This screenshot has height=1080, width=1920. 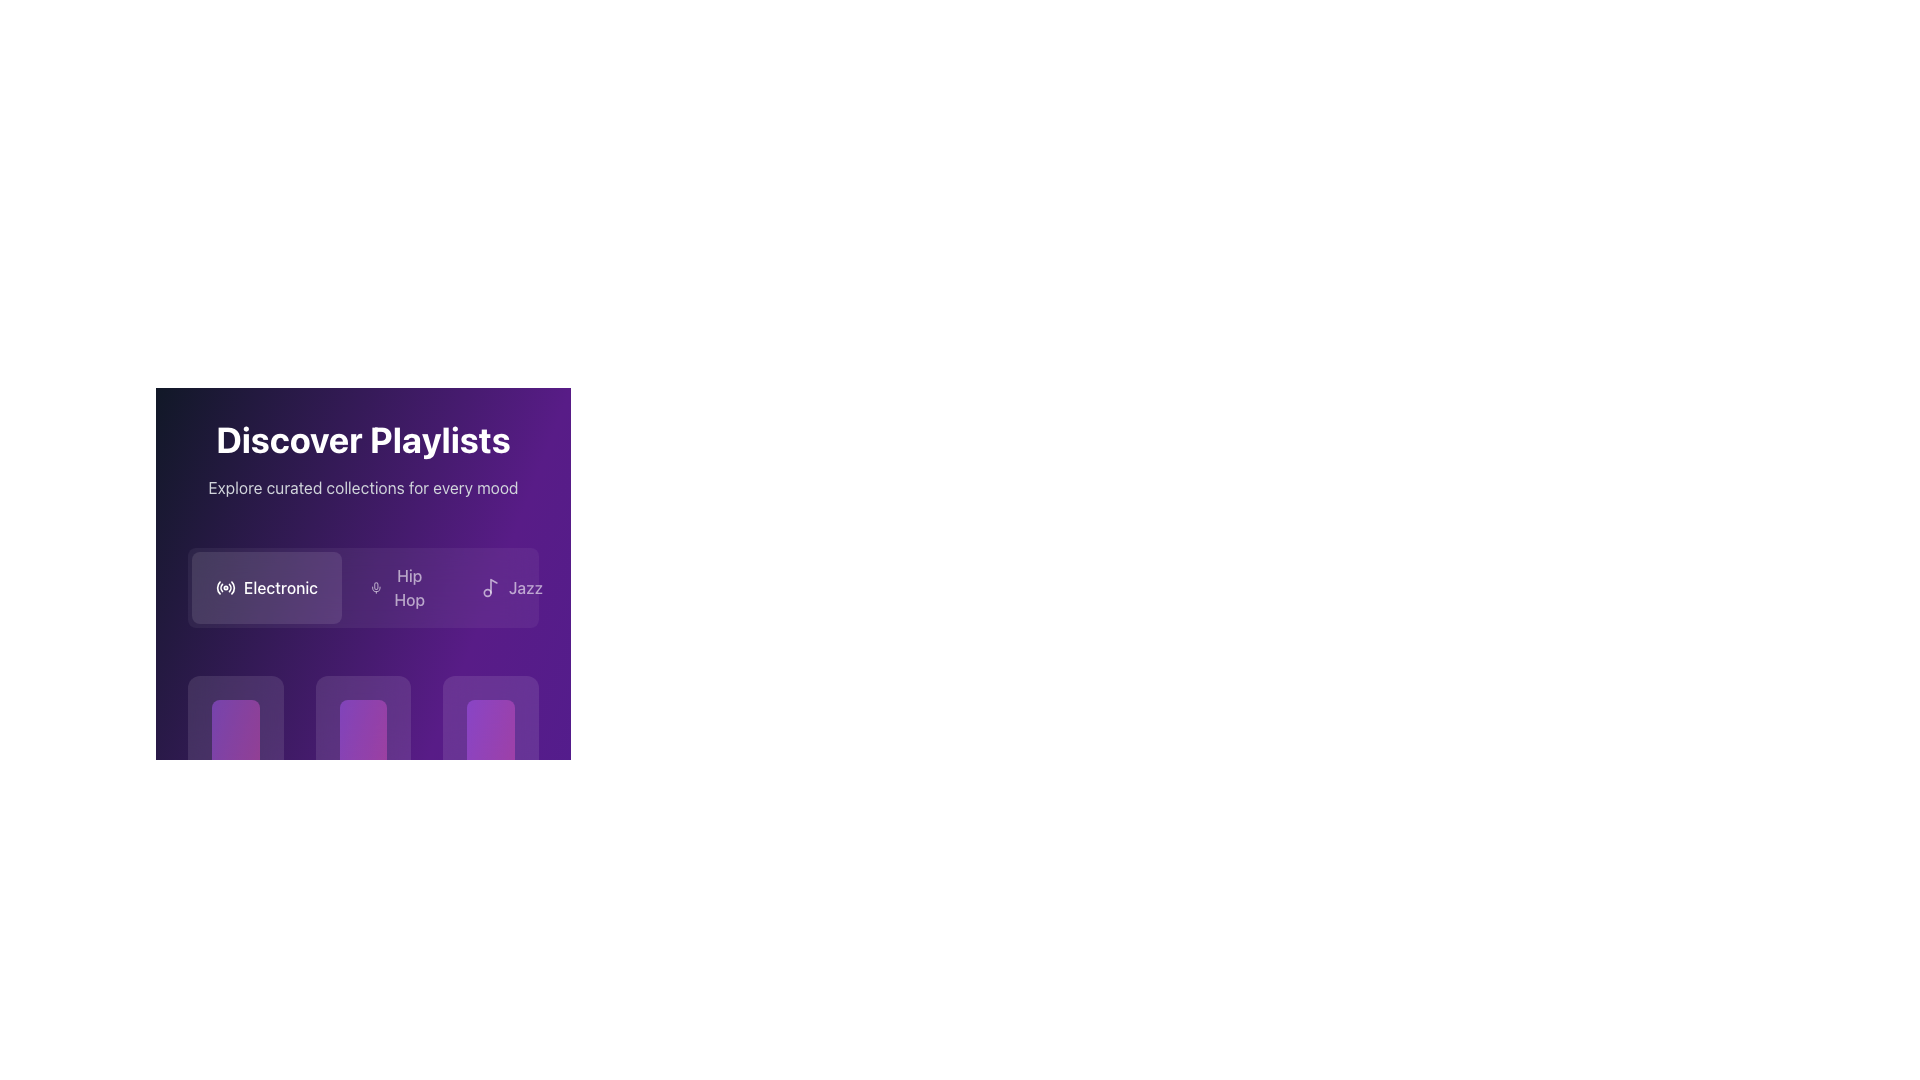 What do you see at coordinates (399, 586) in the screenshot?
I see `the rectangular button labeled 'Hip Hop' that features a mic icon` at bounding box center [399, 586].